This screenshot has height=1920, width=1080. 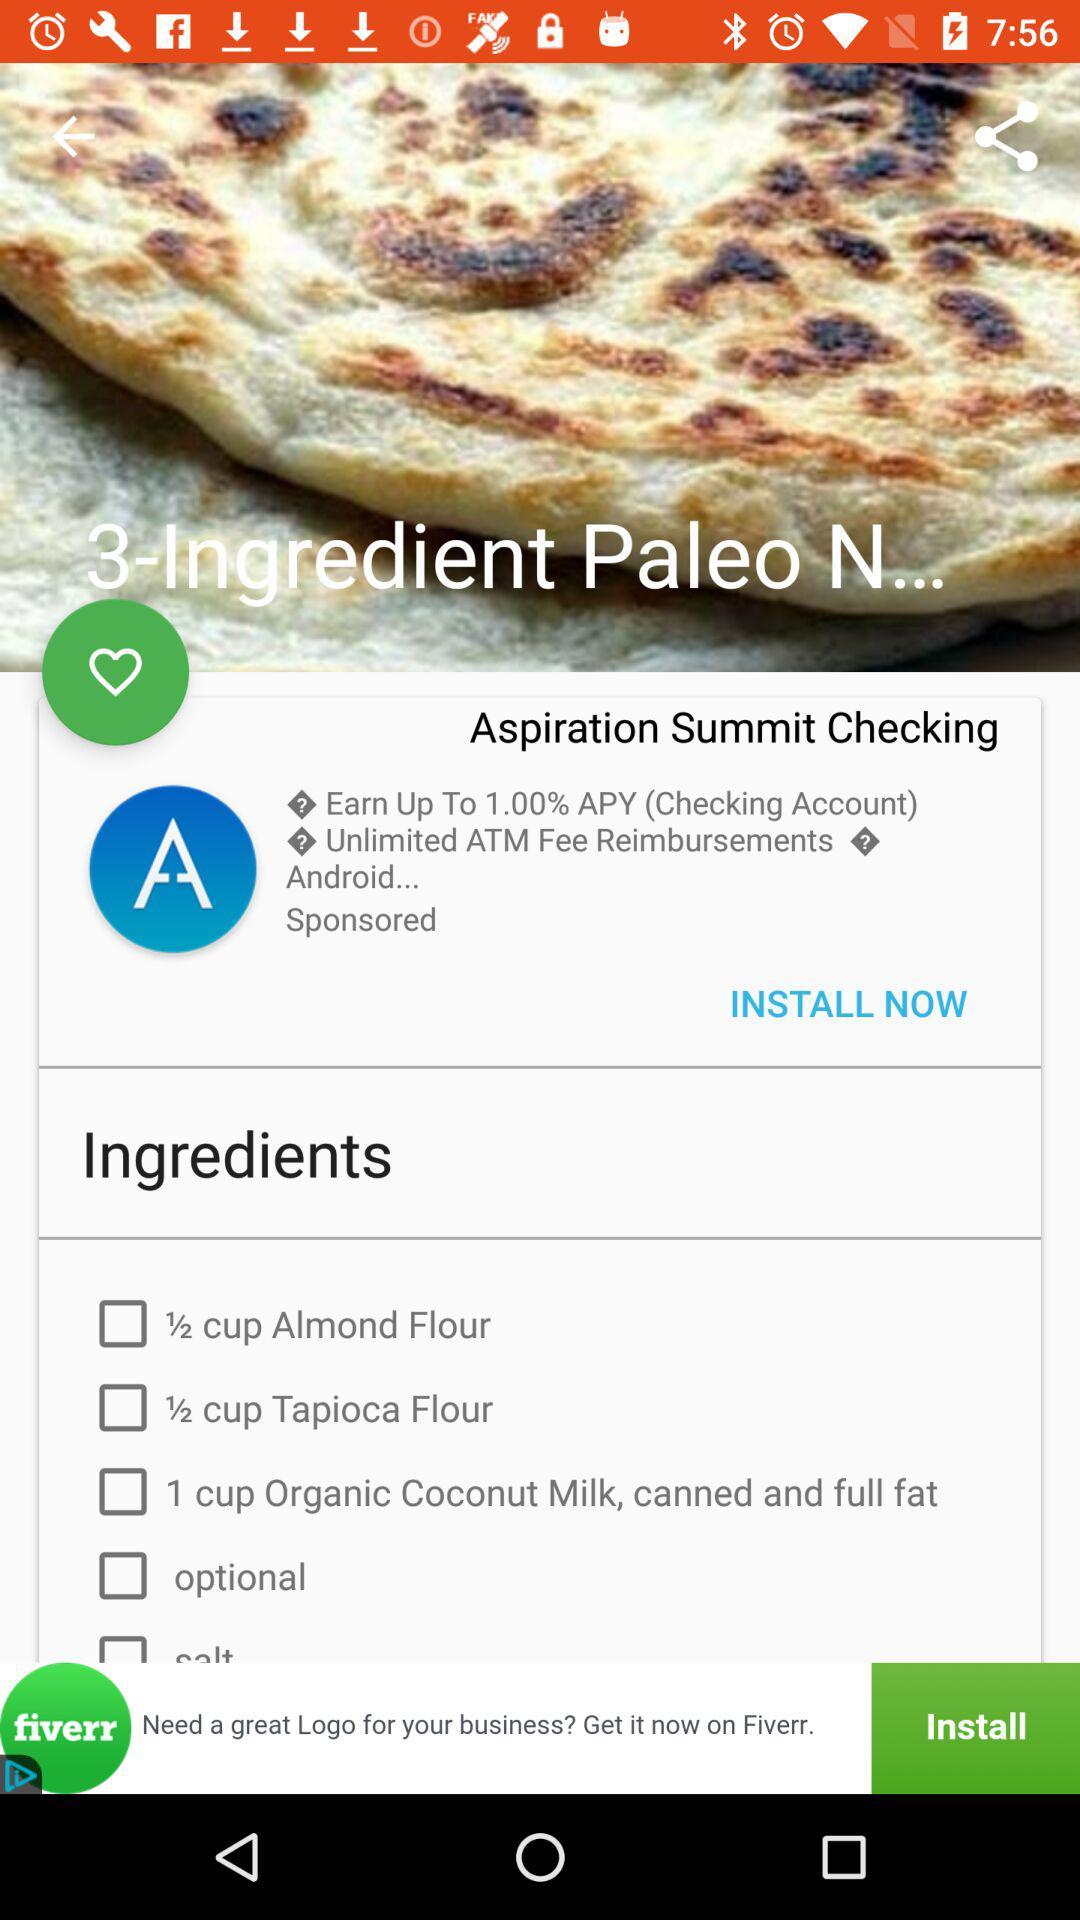 I want to click on like recipe, so click(x=115, y=672).